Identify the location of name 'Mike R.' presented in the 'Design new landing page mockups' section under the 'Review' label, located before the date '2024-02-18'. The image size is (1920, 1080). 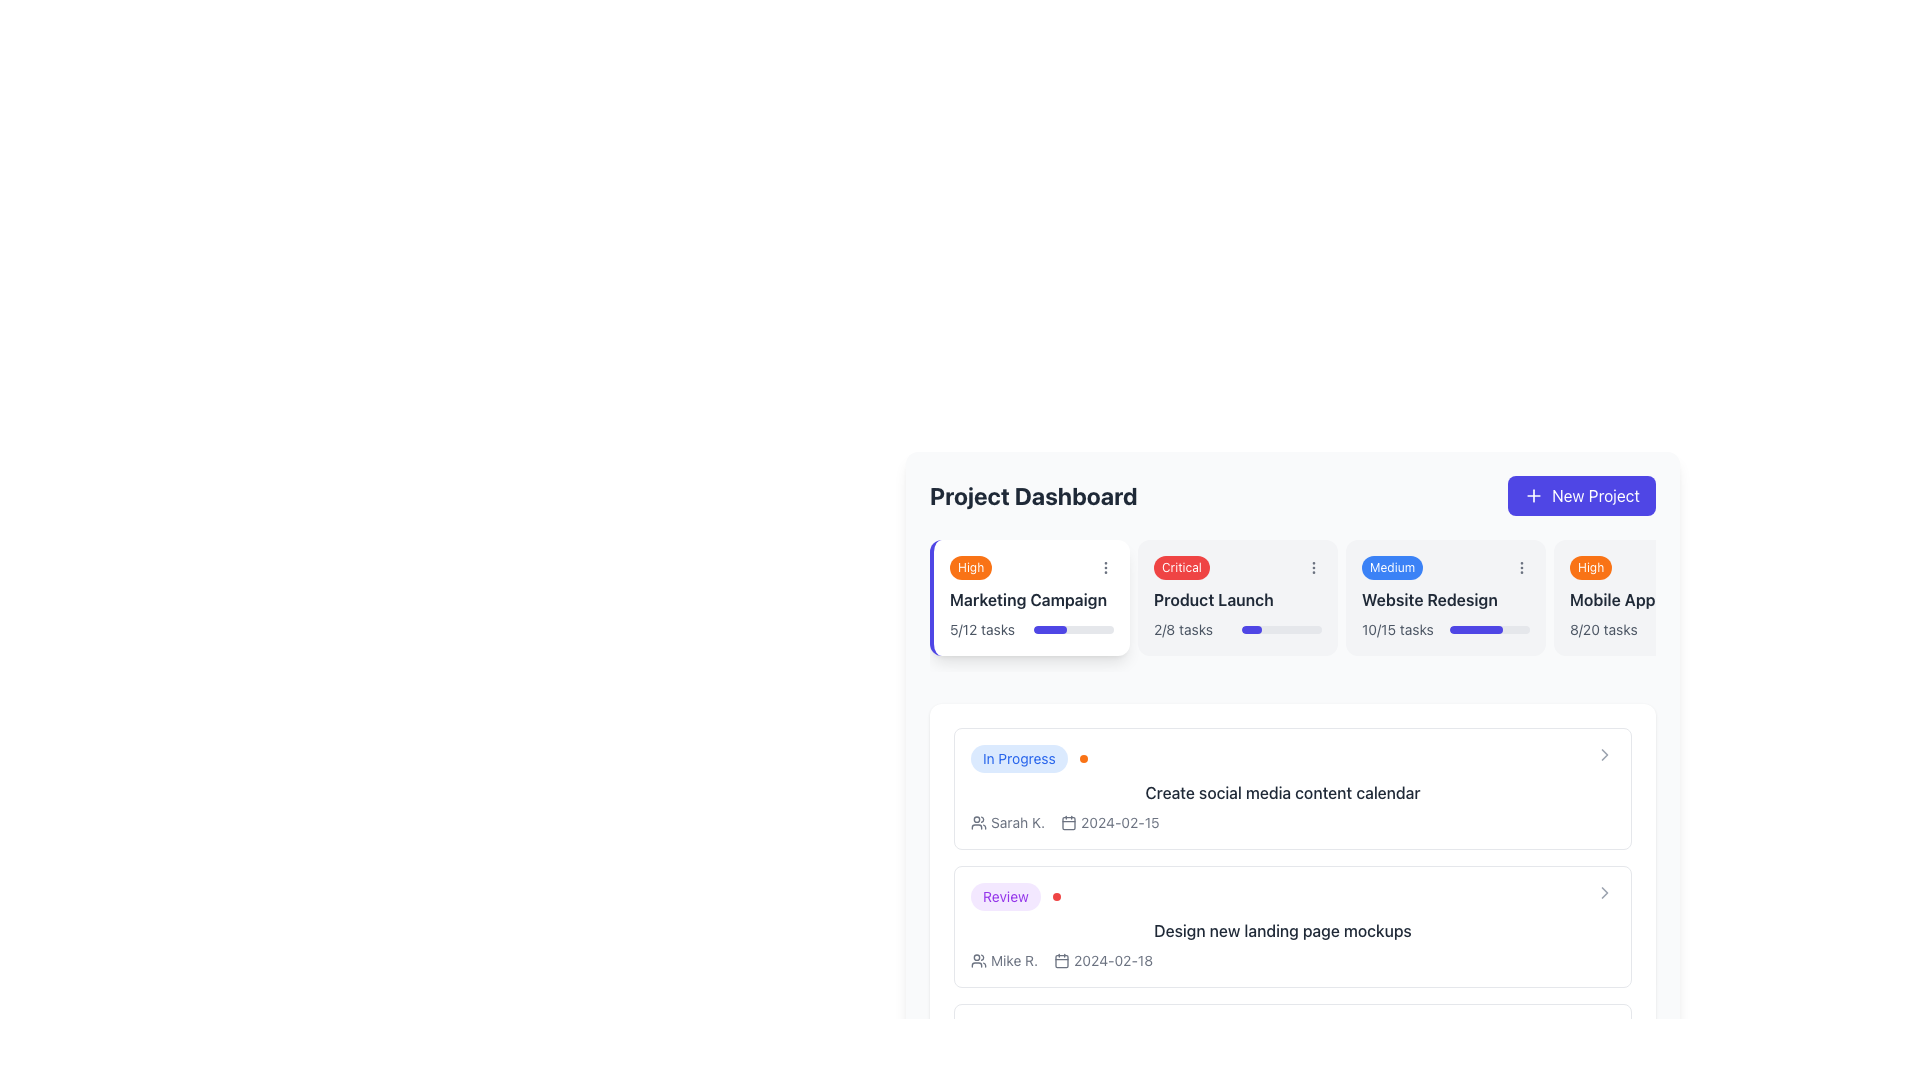
(1004, 959).